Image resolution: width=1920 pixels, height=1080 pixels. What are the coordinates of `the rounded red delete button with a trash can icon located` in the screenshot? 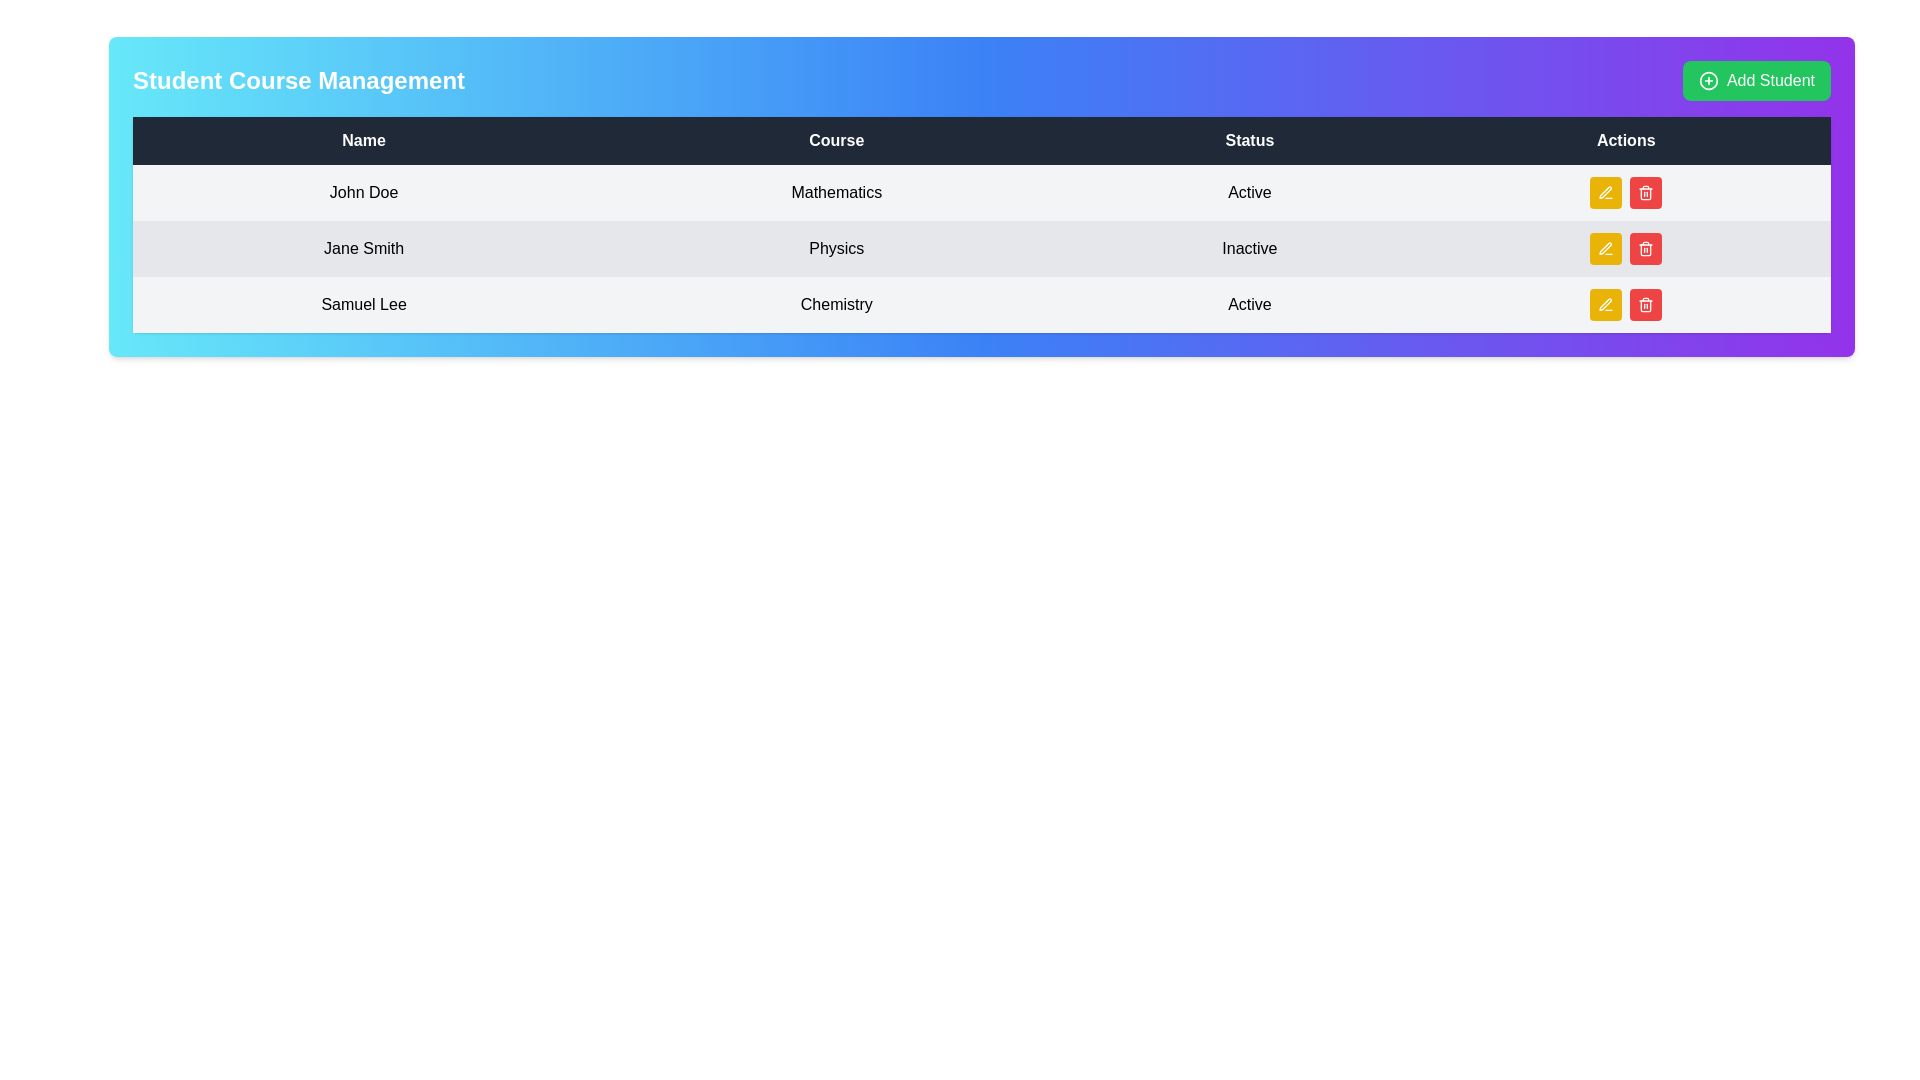 It's located at (1646, 304).